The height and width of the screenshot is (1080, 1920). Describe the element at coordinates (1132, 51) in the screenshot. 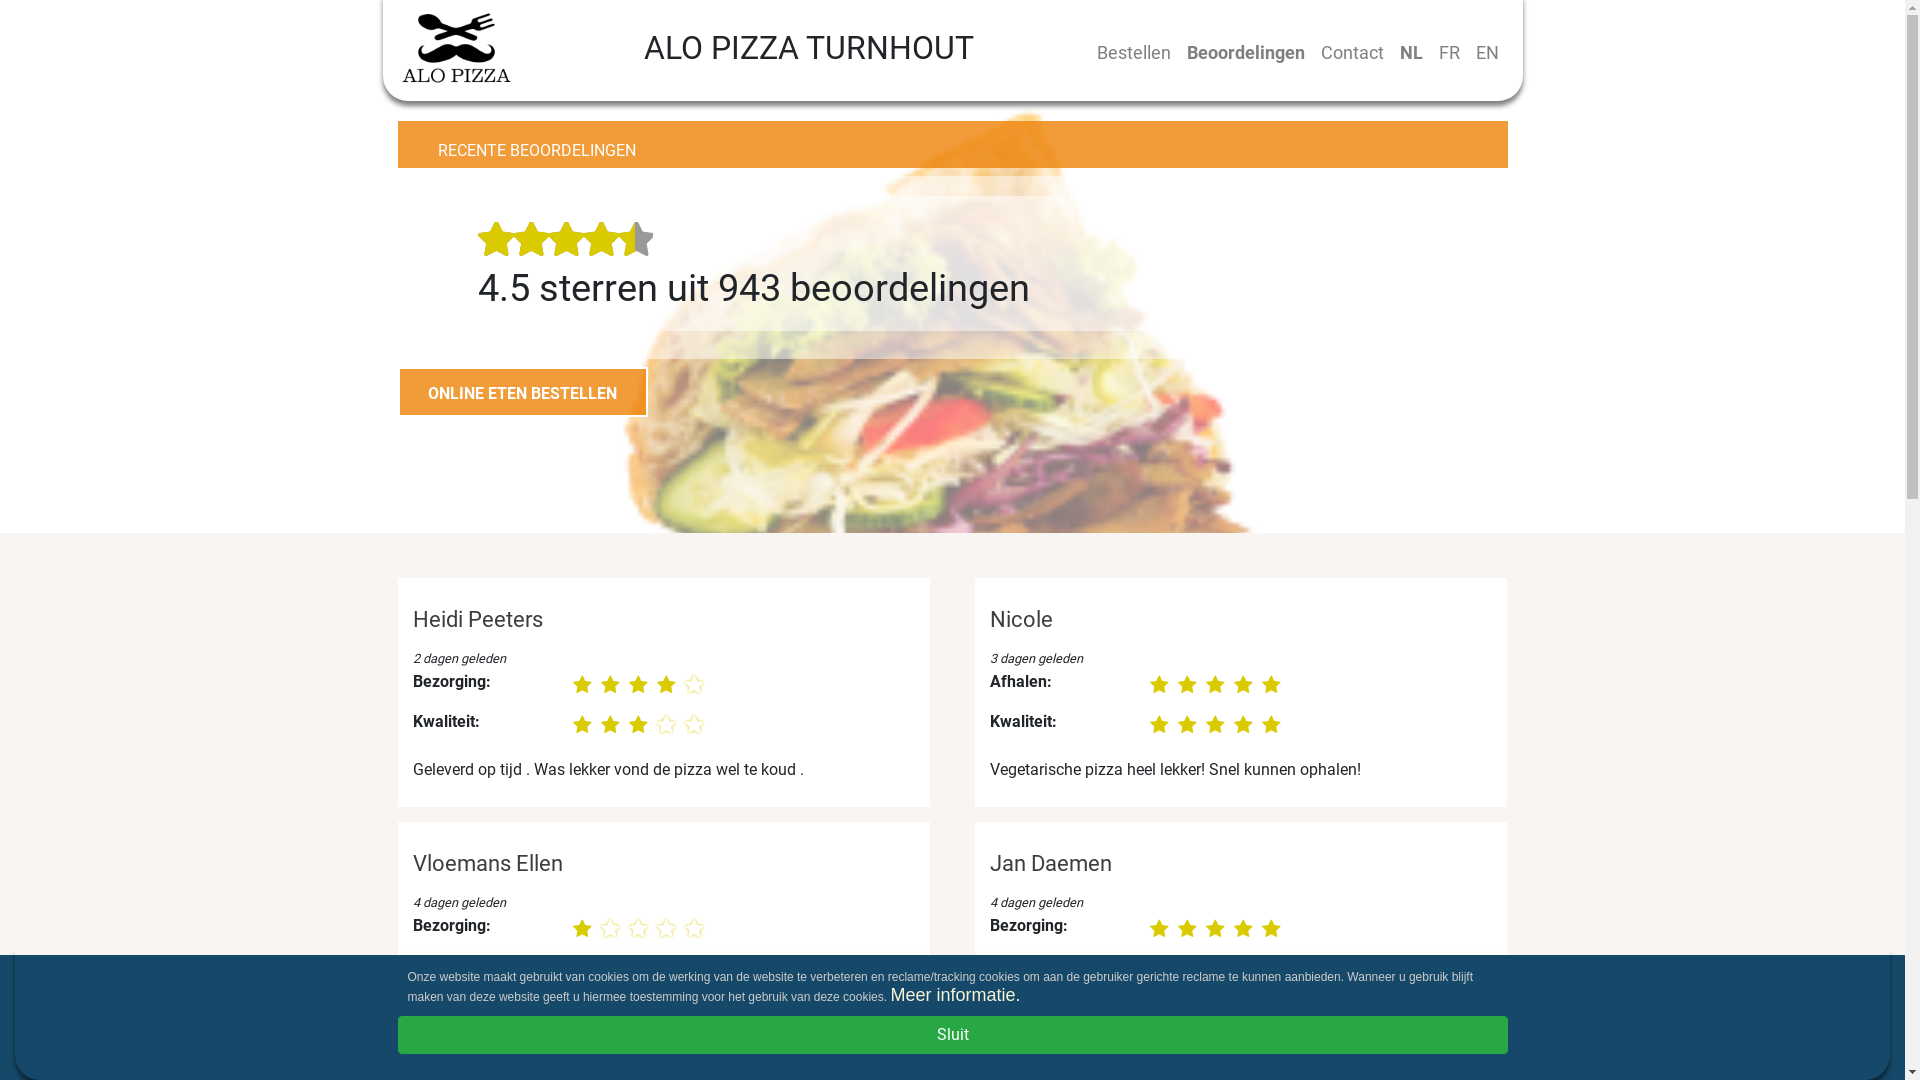

I see `'Bestellen'` at that location.